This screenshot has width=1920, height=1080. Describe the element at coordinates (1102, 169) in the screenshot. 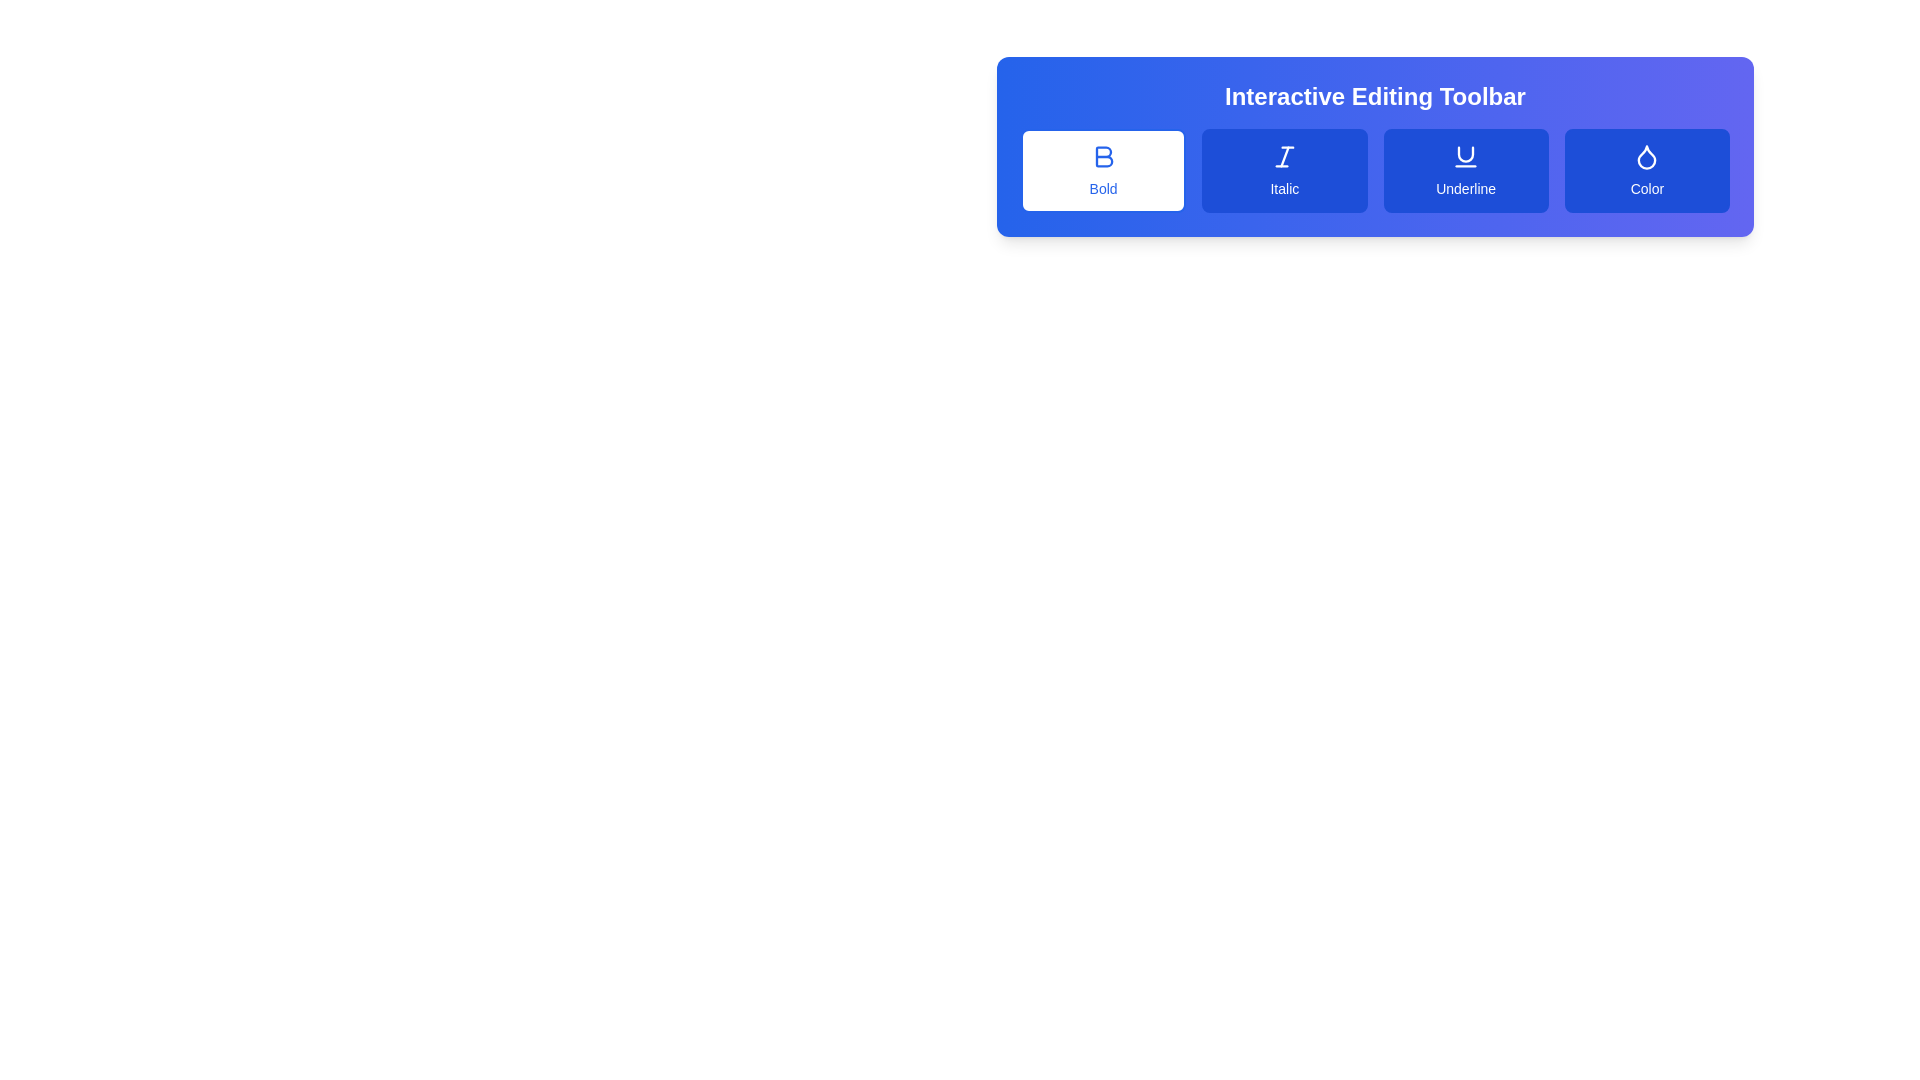

I see `the 'Bold' button with a blue border and a white background, which features an icon of a bold letter 'B' and the label 'Bold' below it` at that location.